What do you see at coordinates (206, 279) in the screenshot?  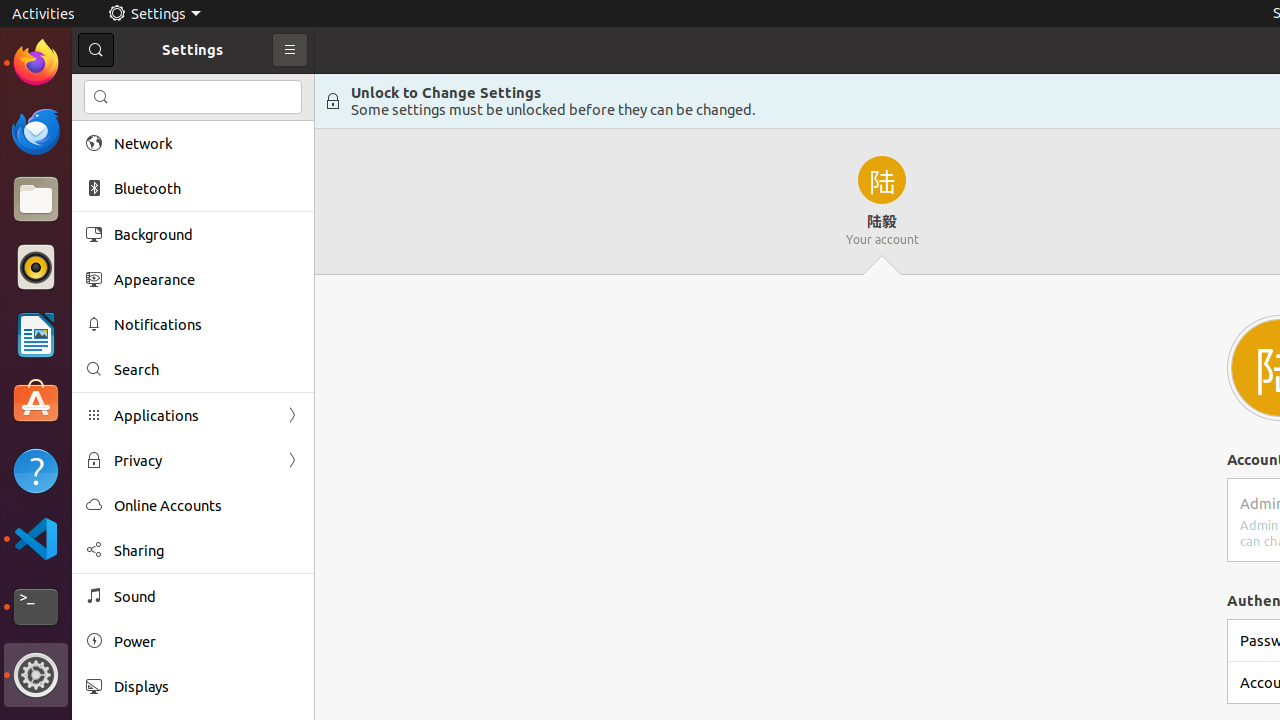 I see `'Appearance'` at bounding box center [206, 279].